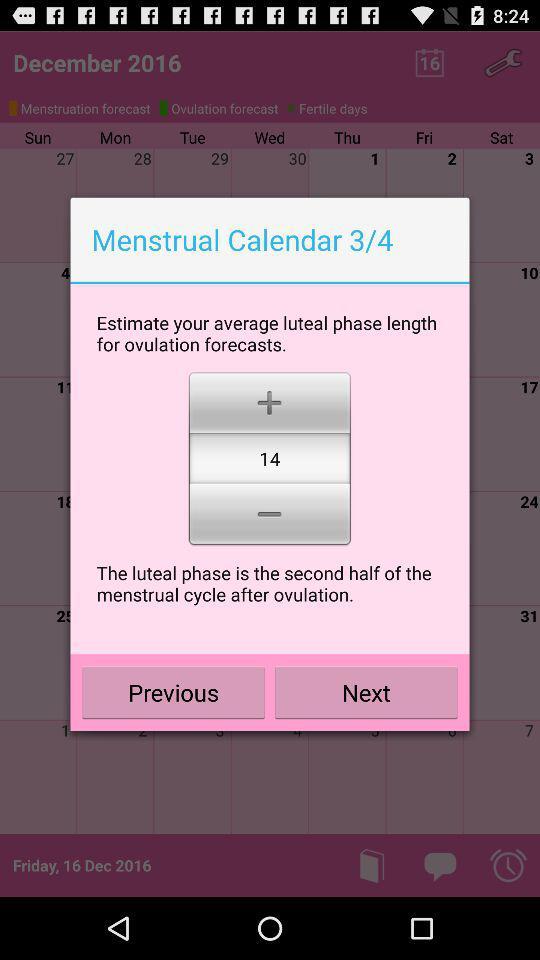  What do you see at coordinates (173, 692) in the screenshot?
I see `the item at the bottom left corner` at bounding box center [173, 692].